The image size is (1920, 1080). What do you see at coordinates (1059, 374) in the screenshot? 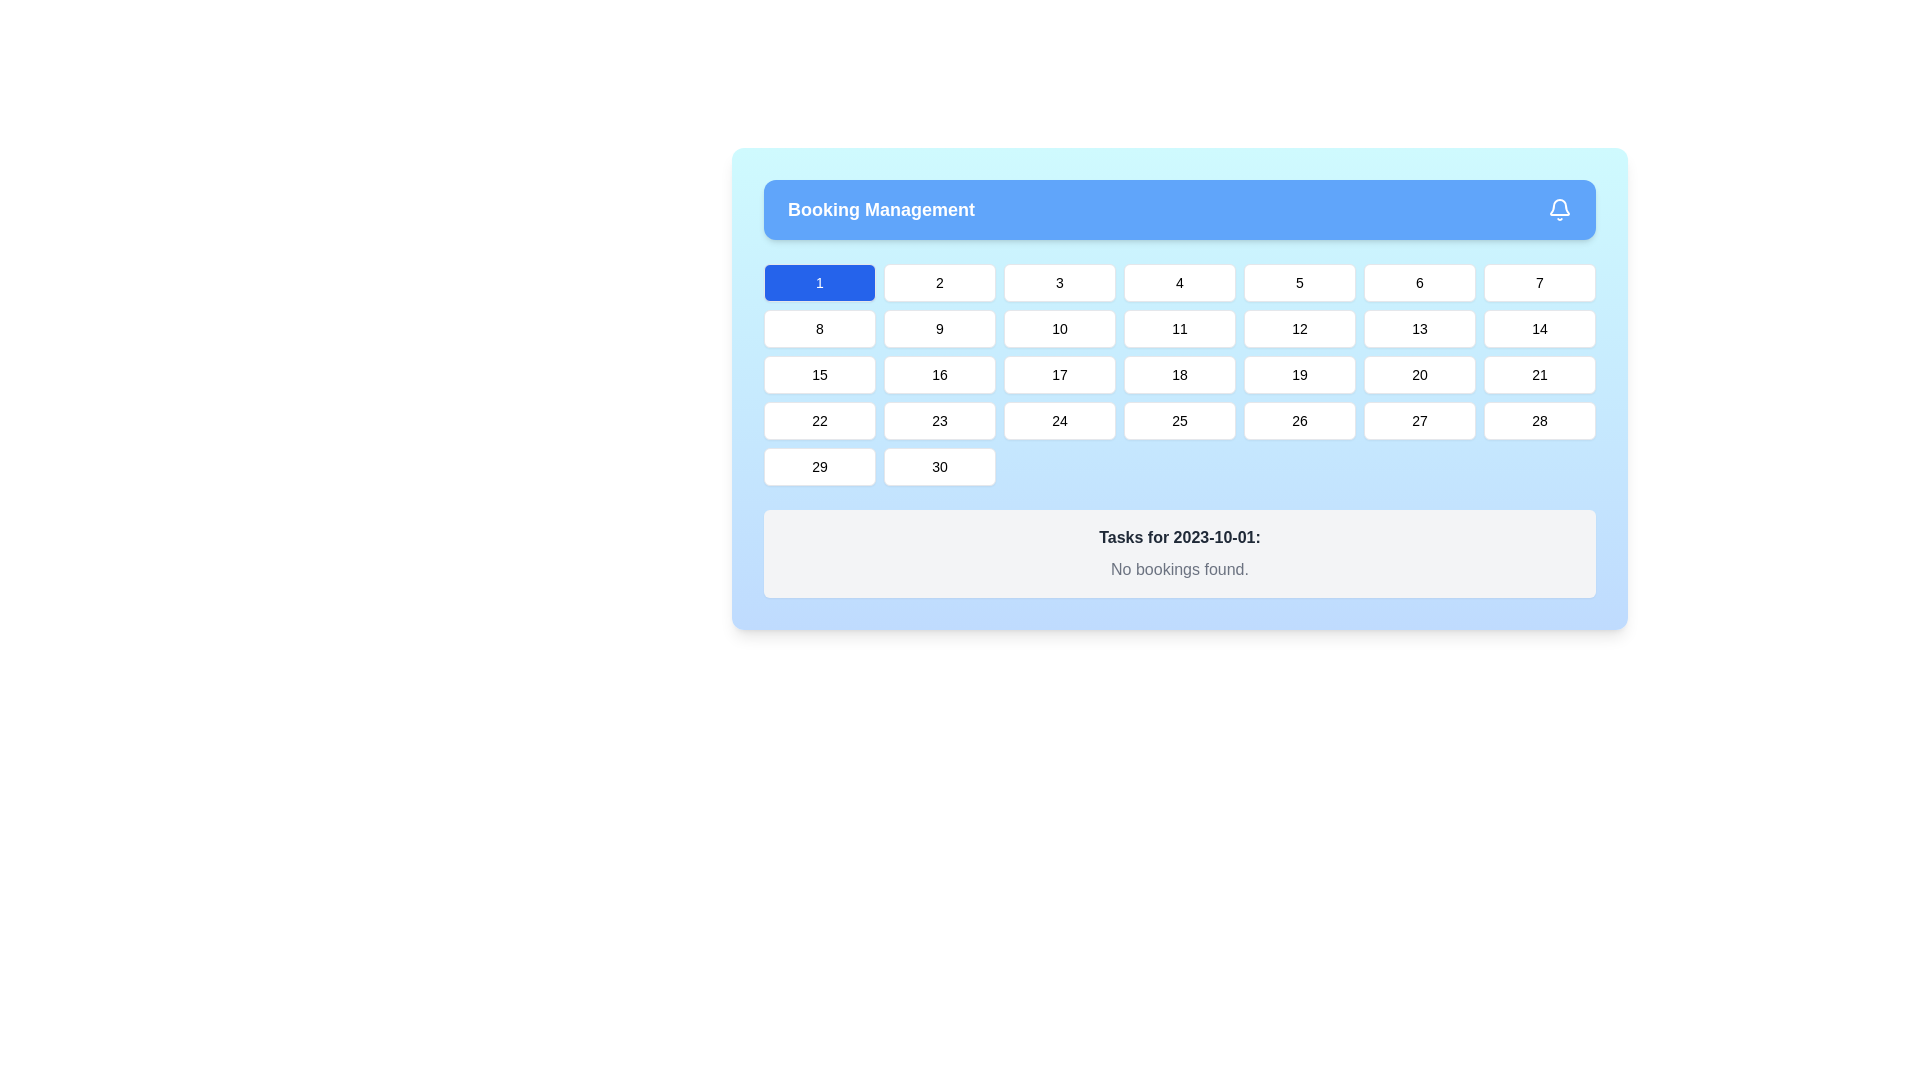
I see `the button displaying '17', which is a rounded rectangle with a white background` at bounding box center [1059, 374].